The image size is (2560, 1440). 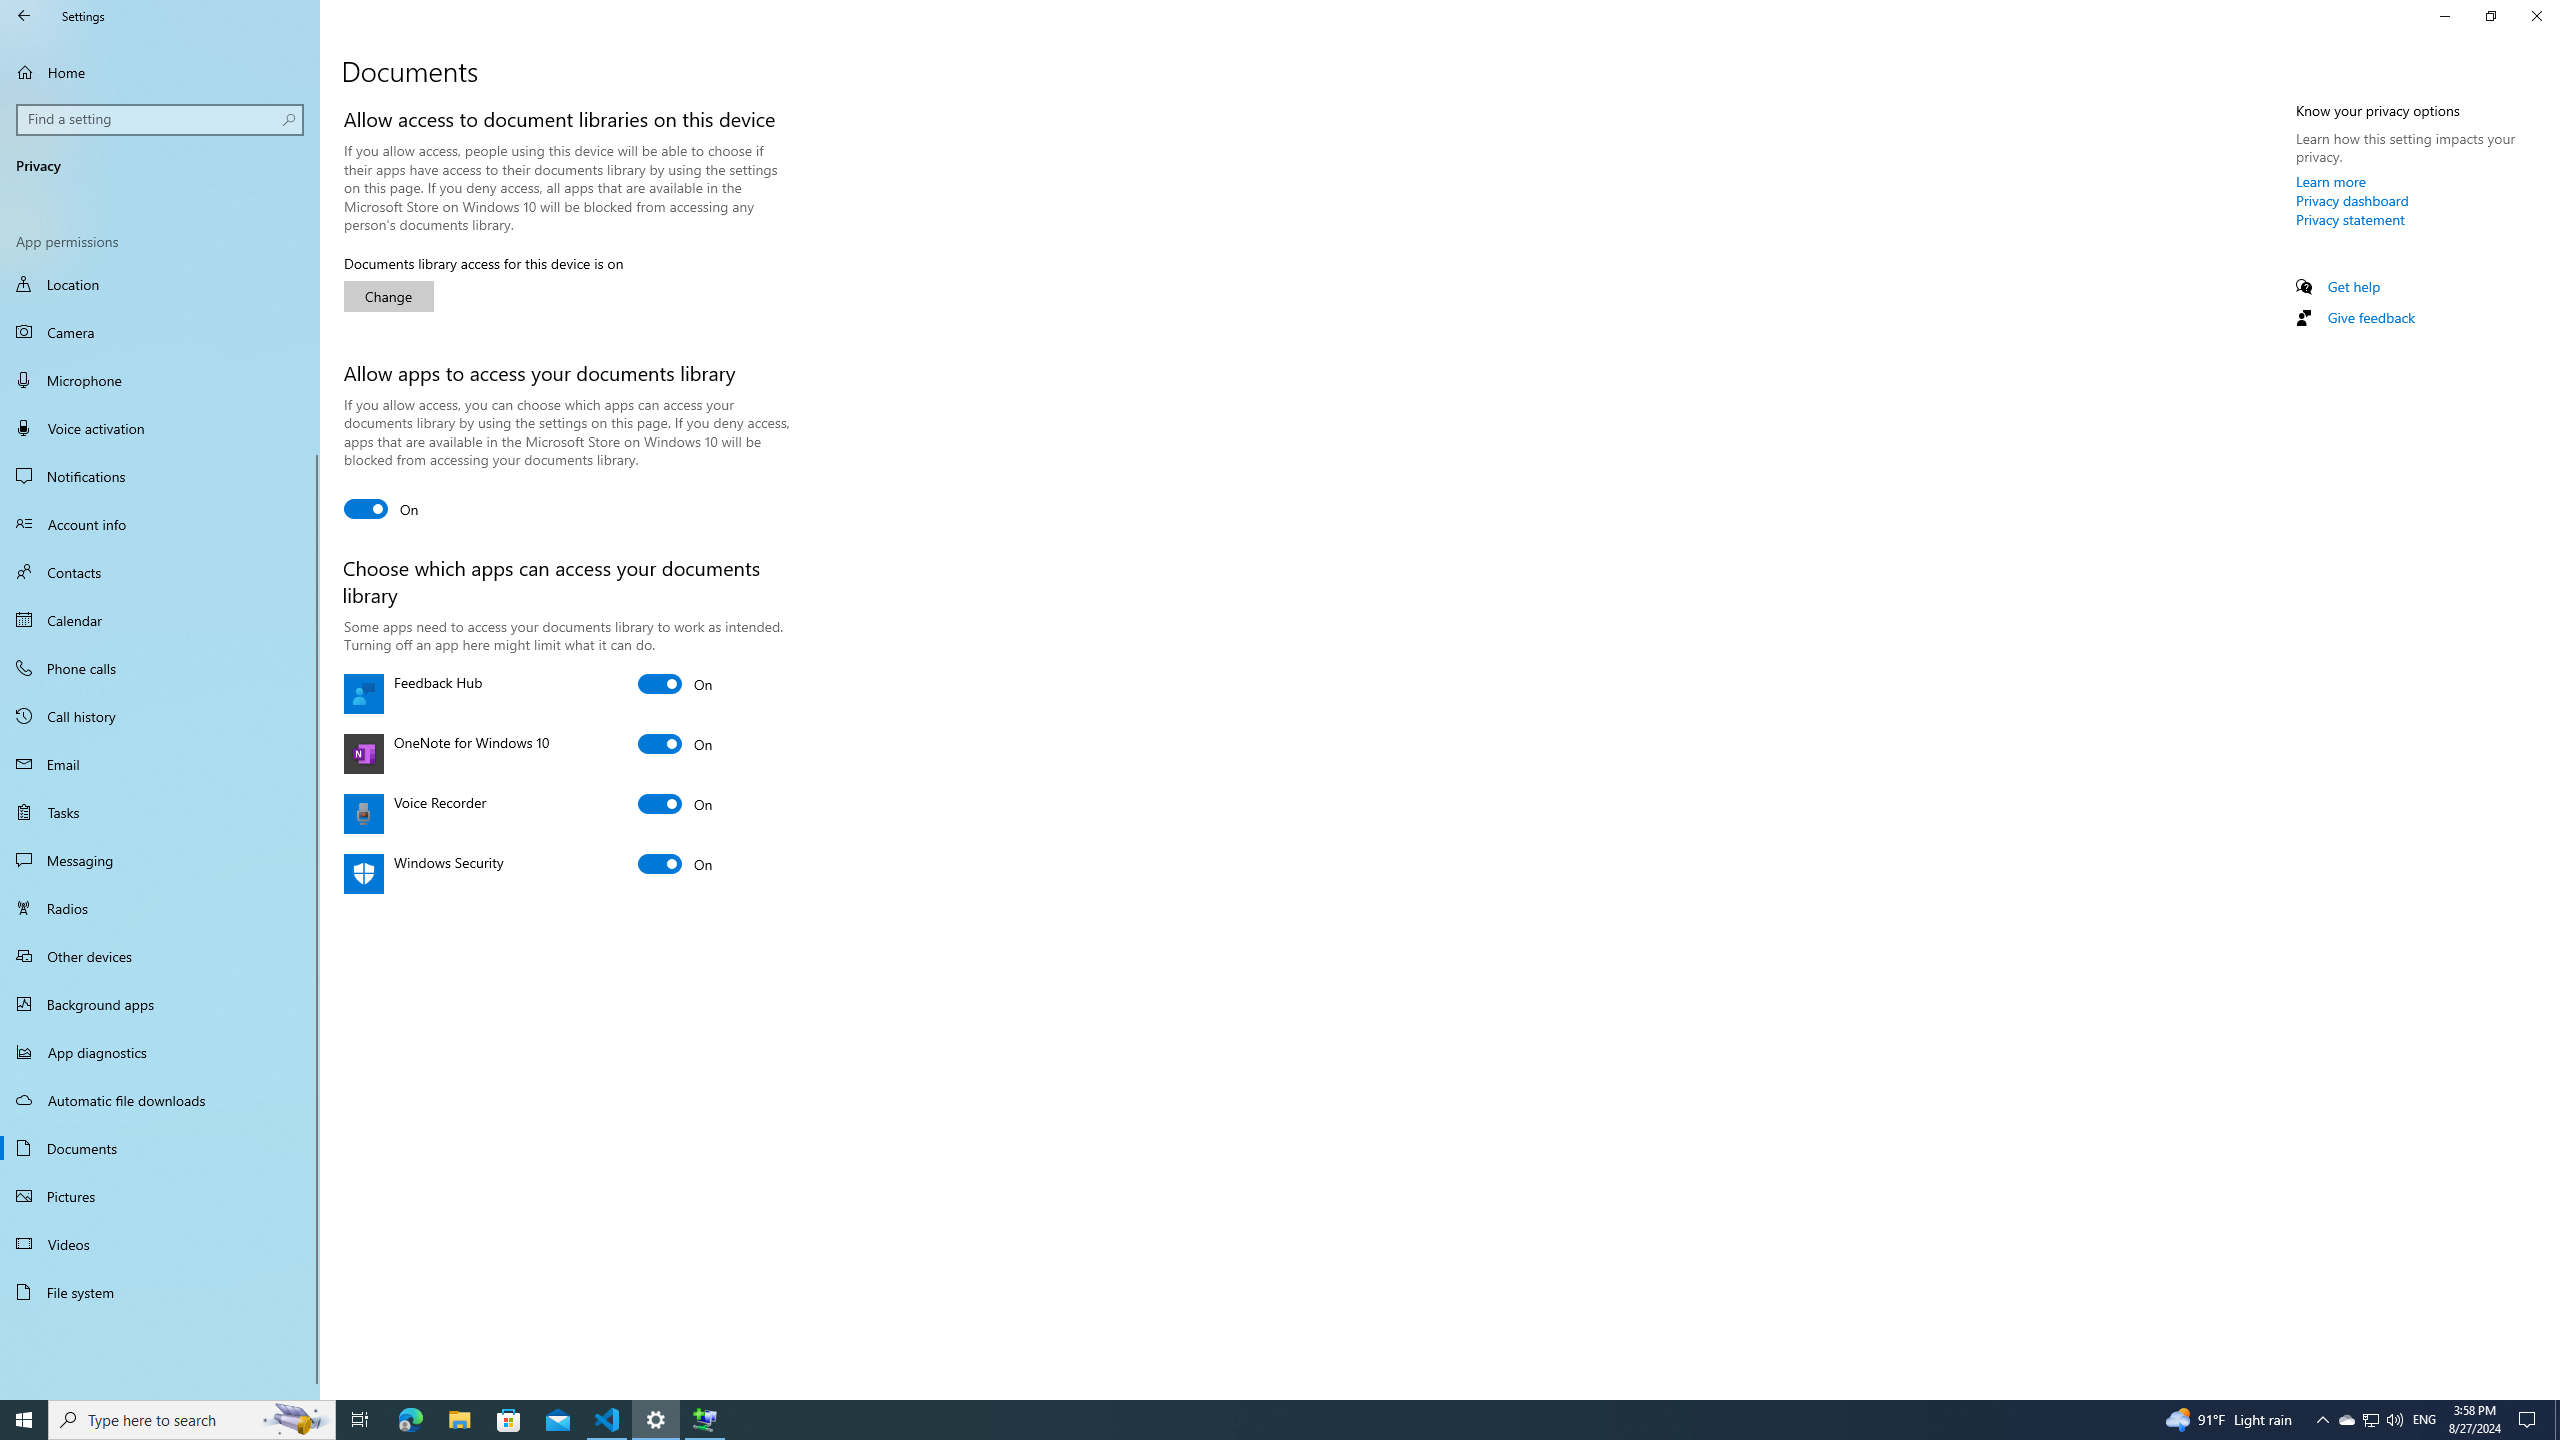 What do you see at coordinates (294, 1418) in the screenshot?
I see `'Search highlights icon opens search home window'` at bounding box center [294, 1418].